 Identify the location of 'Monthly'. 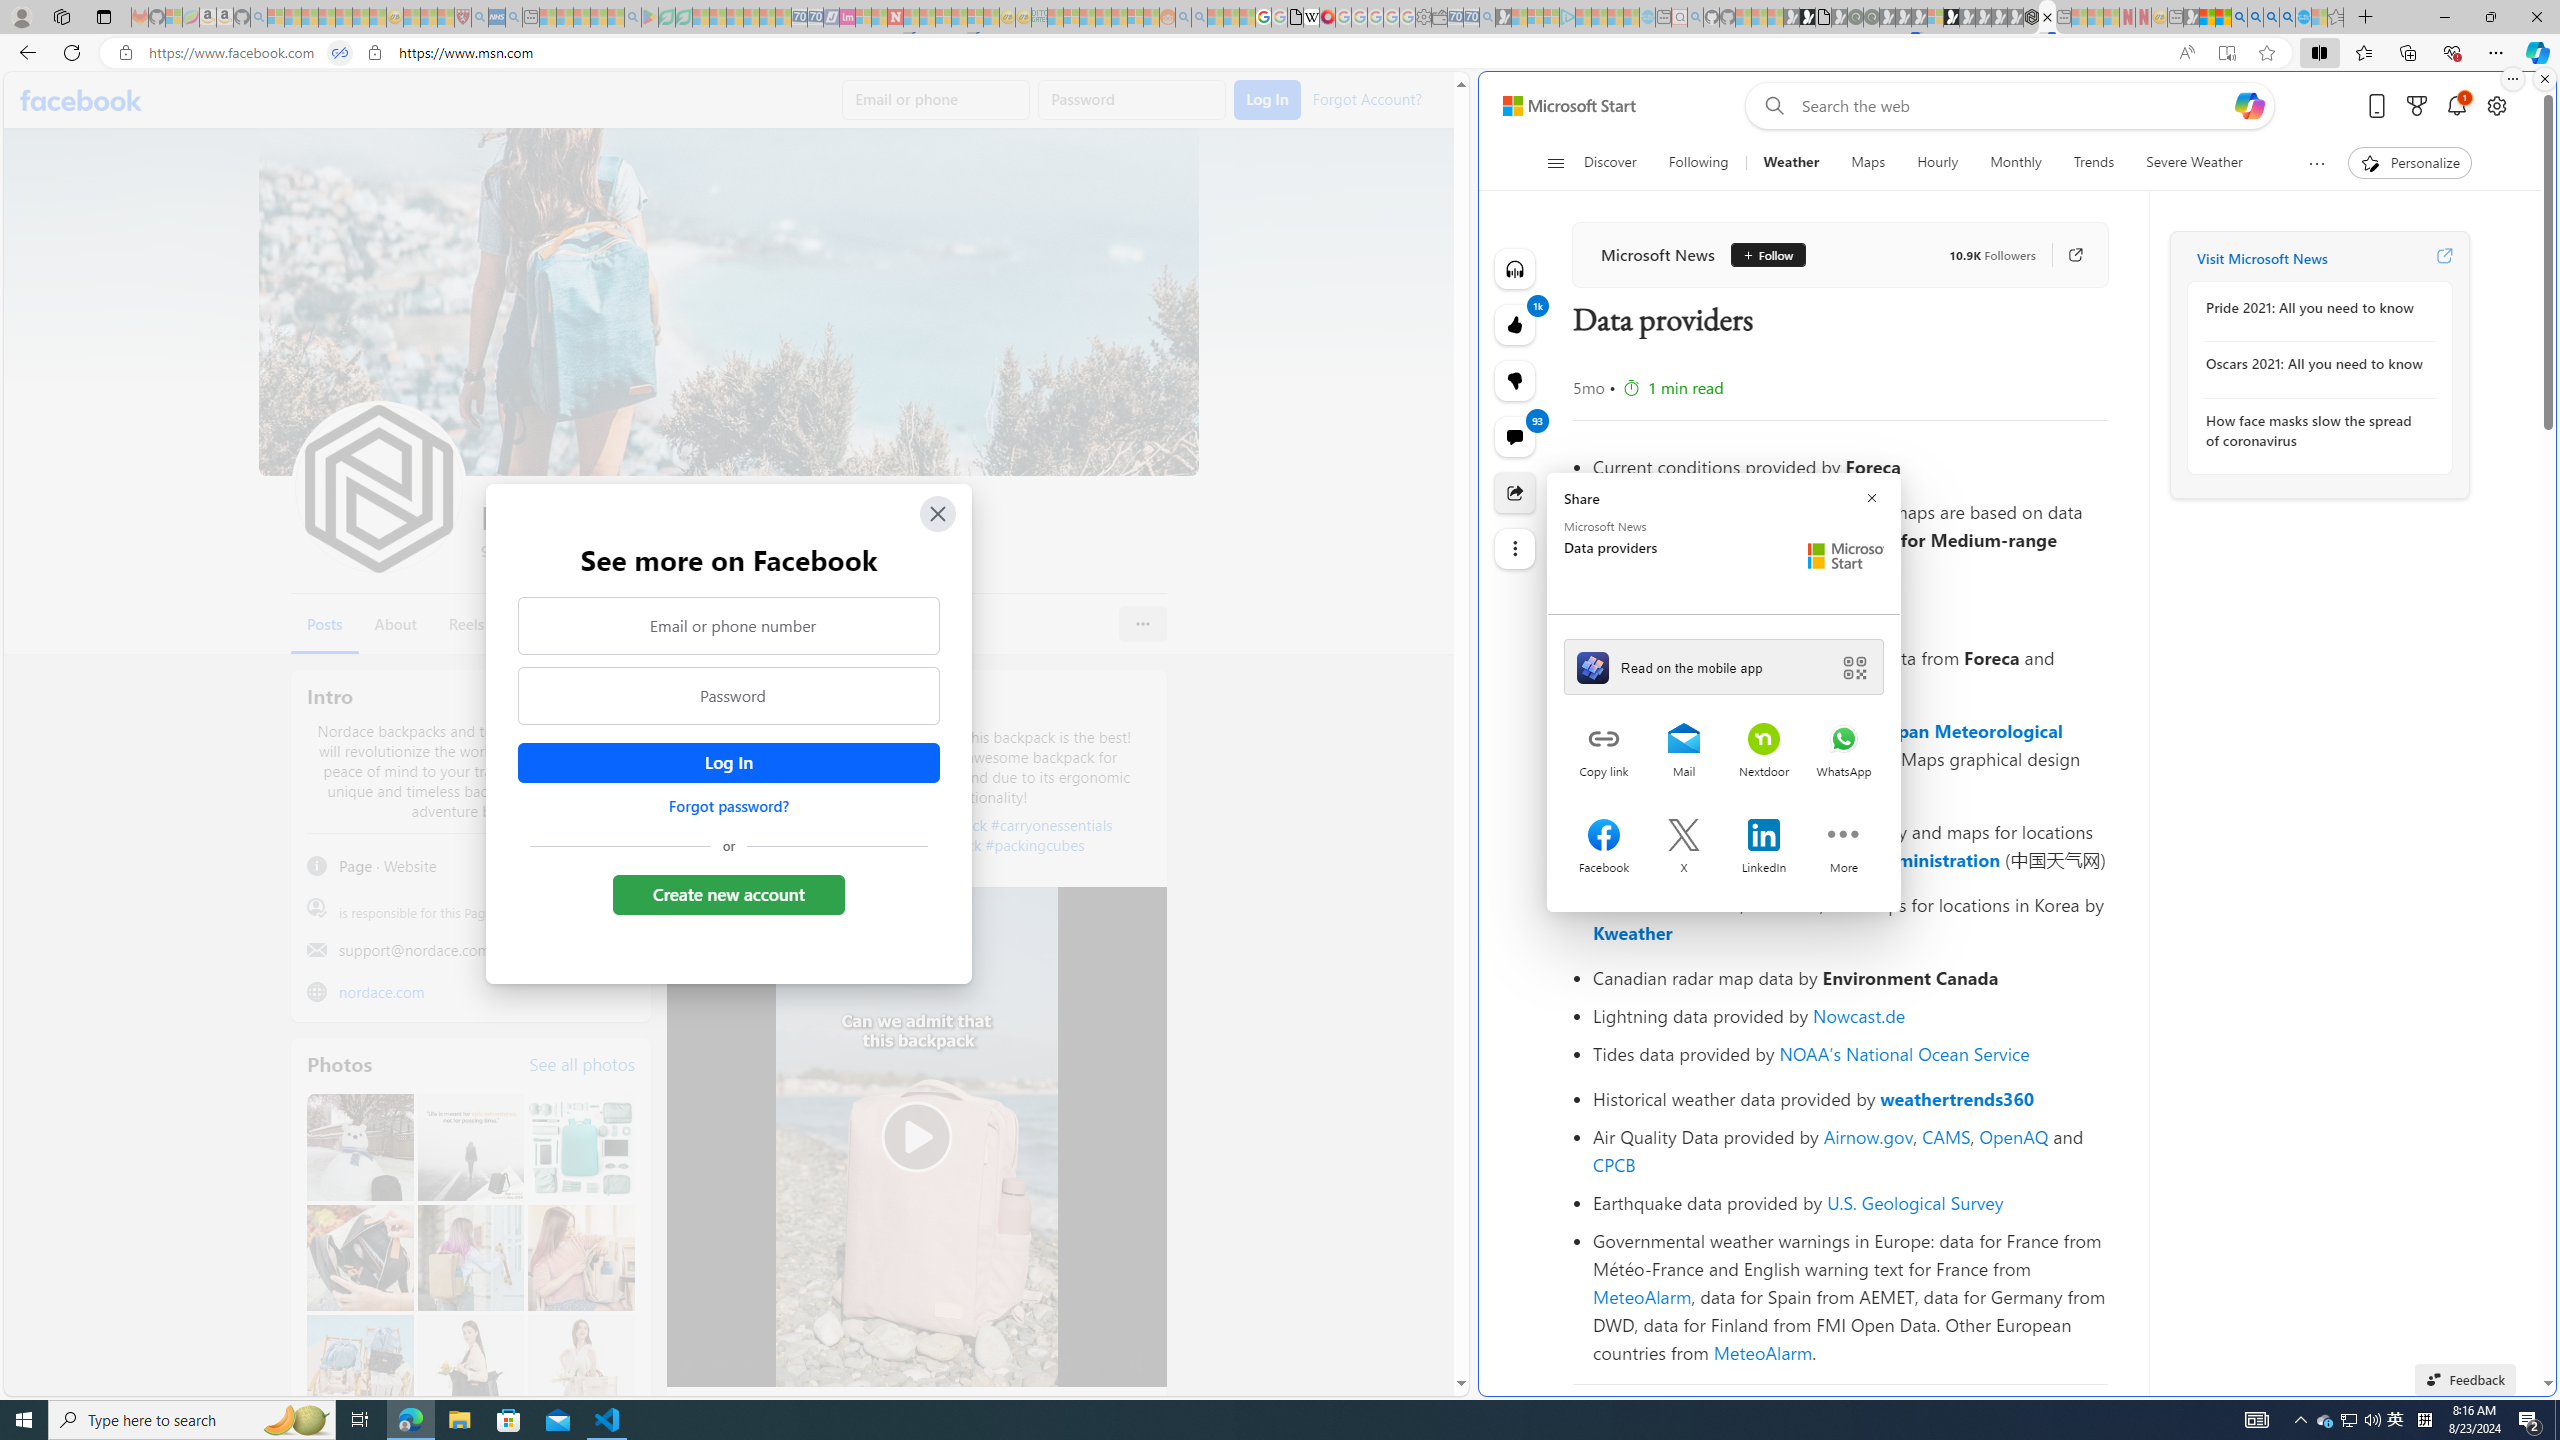
(2015, 162).